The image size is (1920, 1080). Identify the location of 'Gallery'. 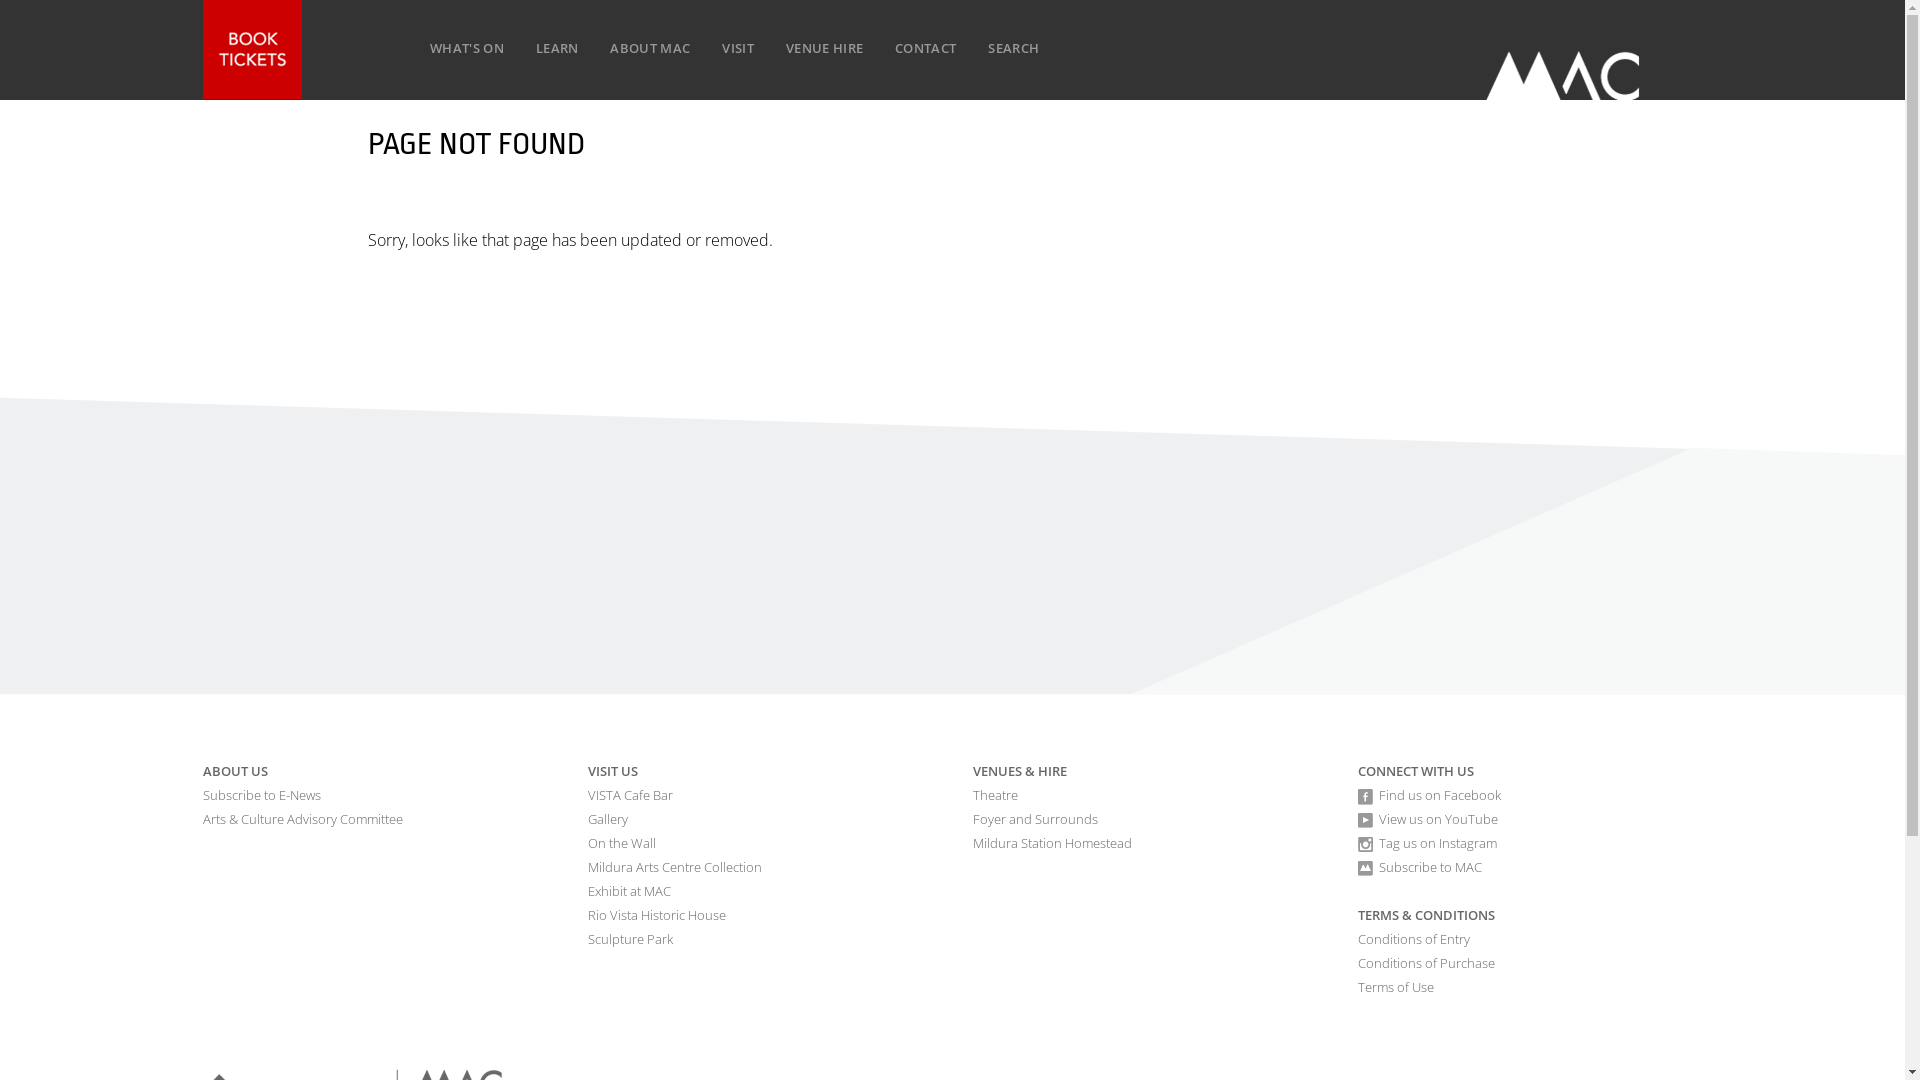
(607, 818).